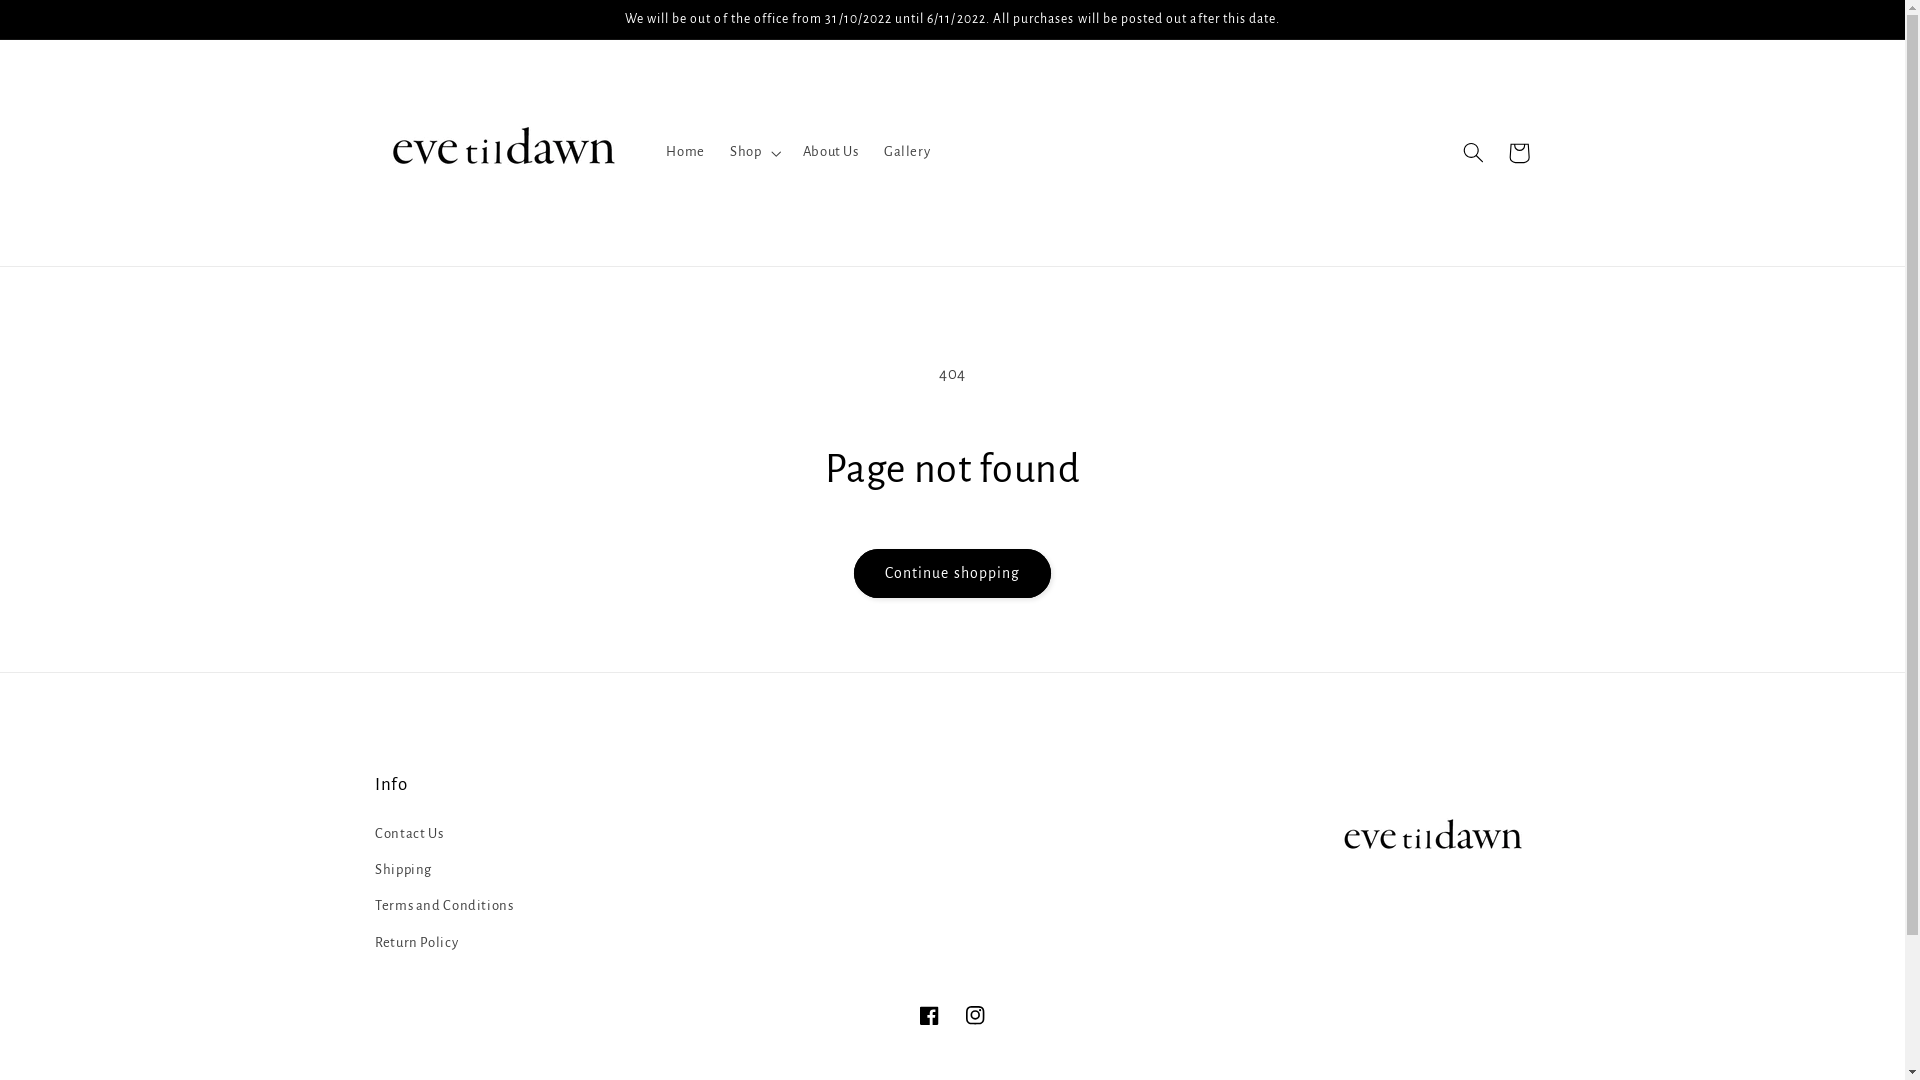 The height and width of the screenshot is (1080, 1920). Describe the element at coordinates (407, 836) in the screenshot. I see `'Contact Us'` at that location.